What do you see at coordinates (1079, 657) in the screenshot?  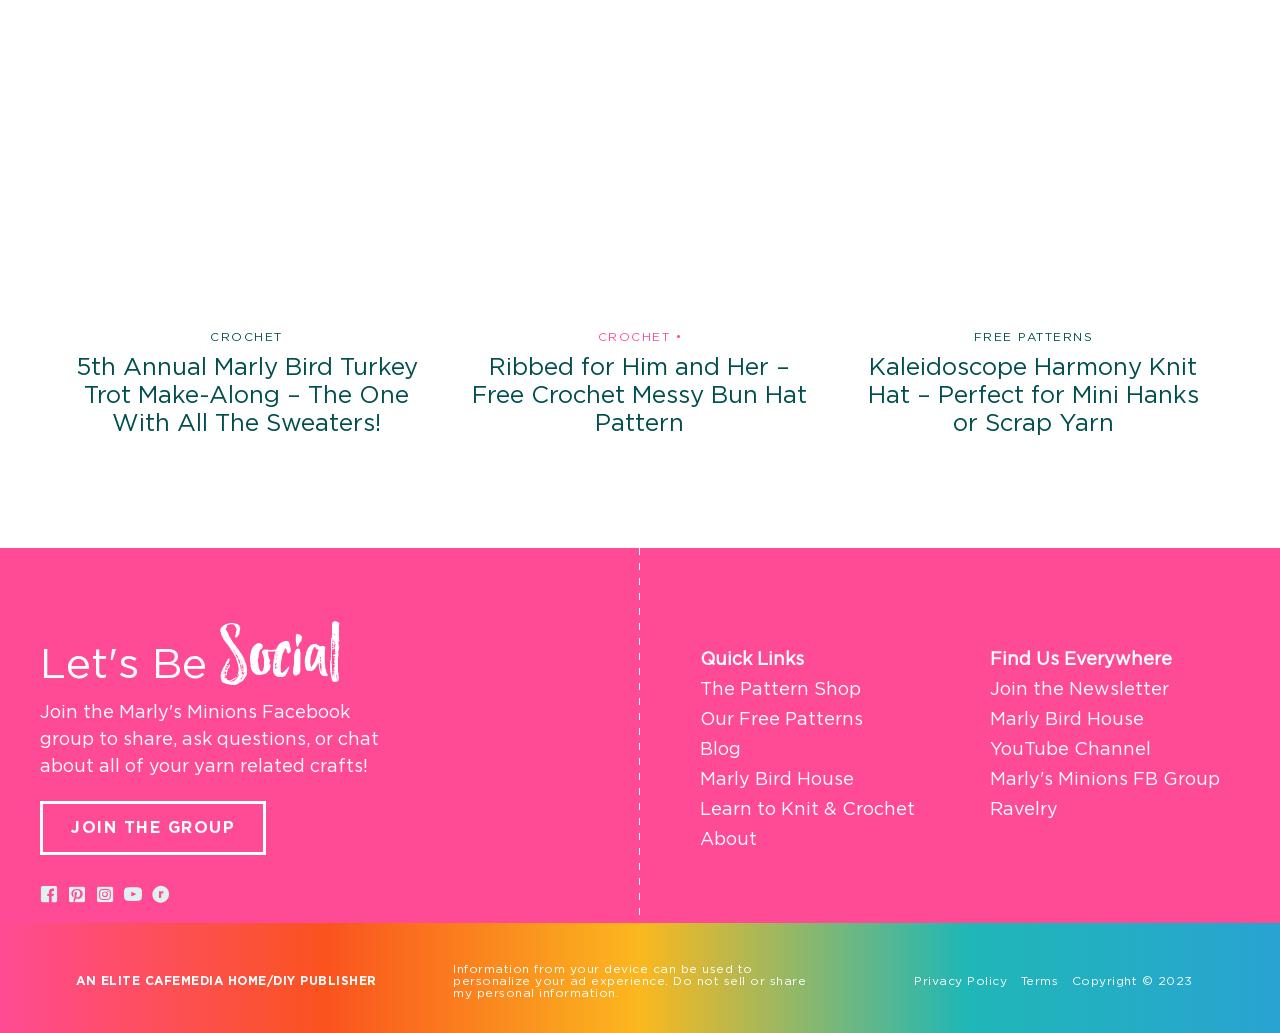 I see `'Find Us Everywhere'` at bounding box center [1079, 657].